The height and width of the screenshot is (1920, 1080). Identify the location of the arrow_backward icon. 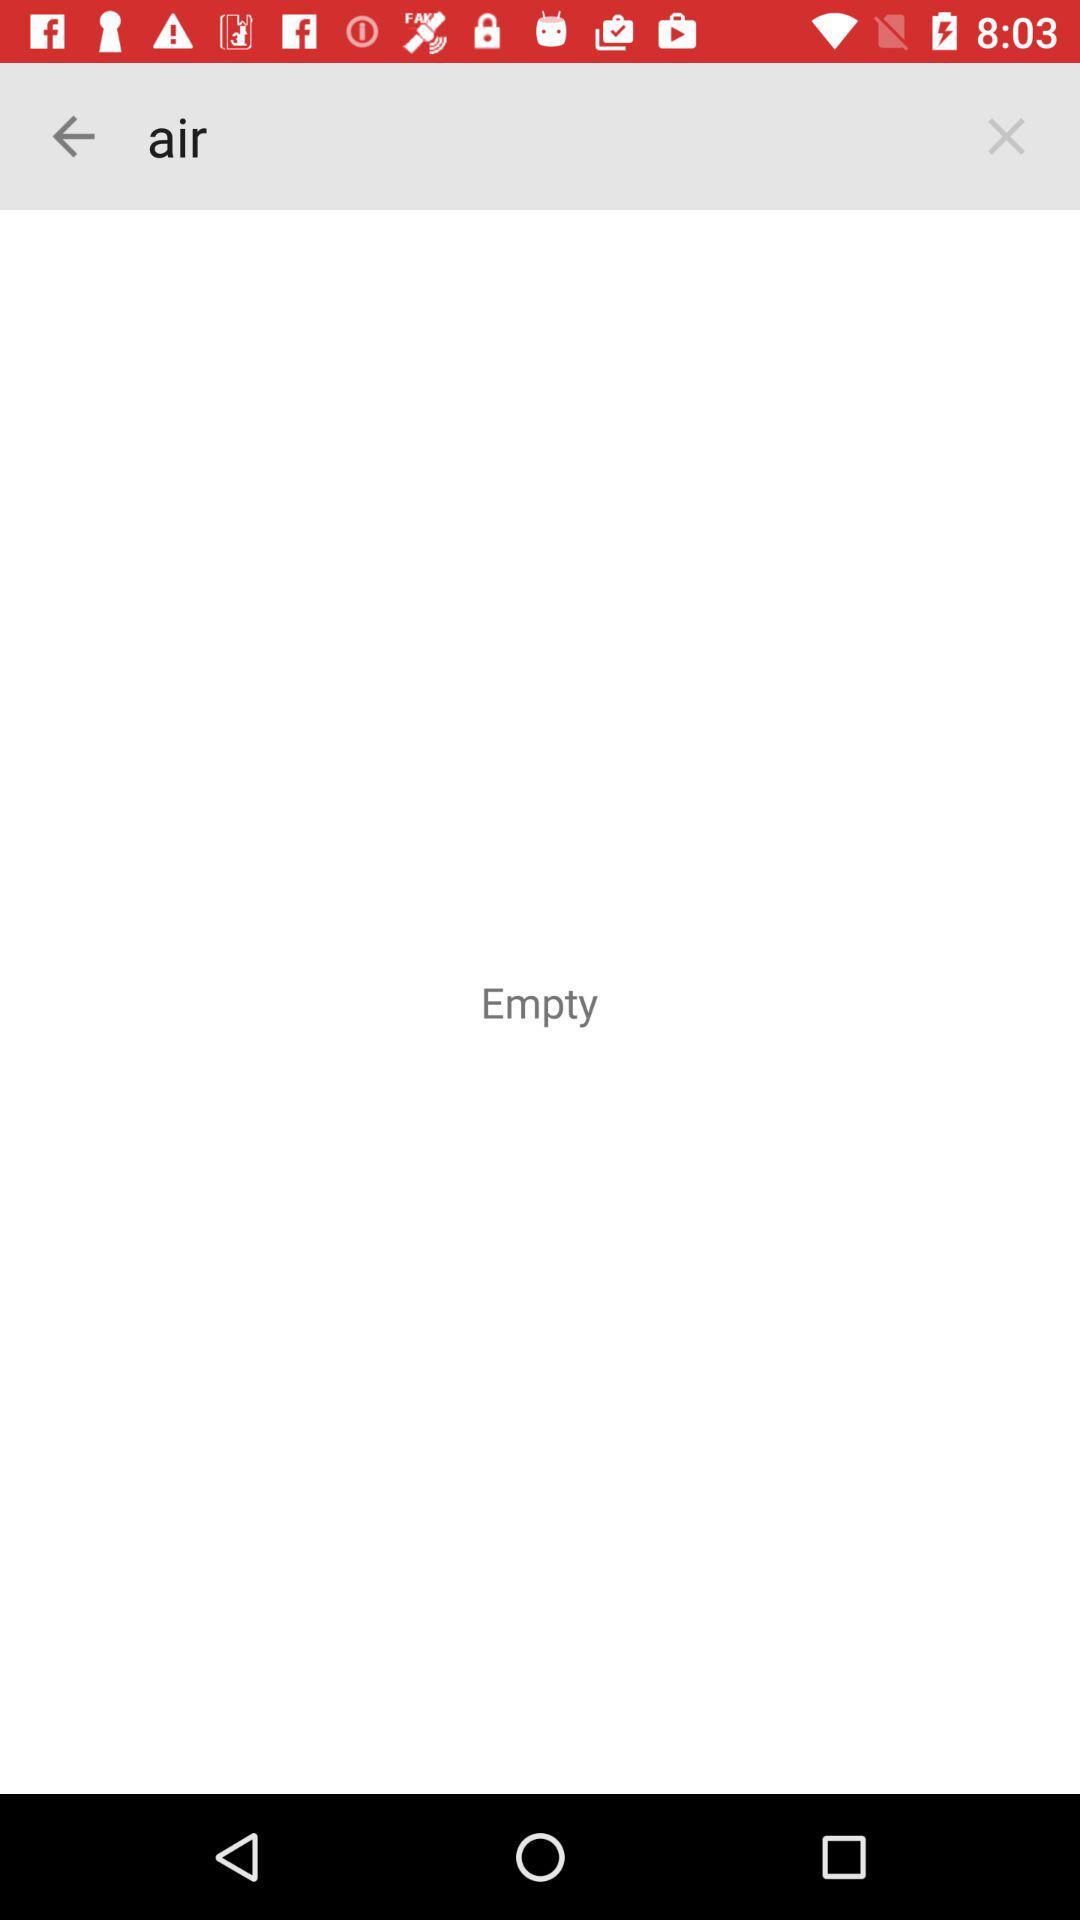
(72, 135).